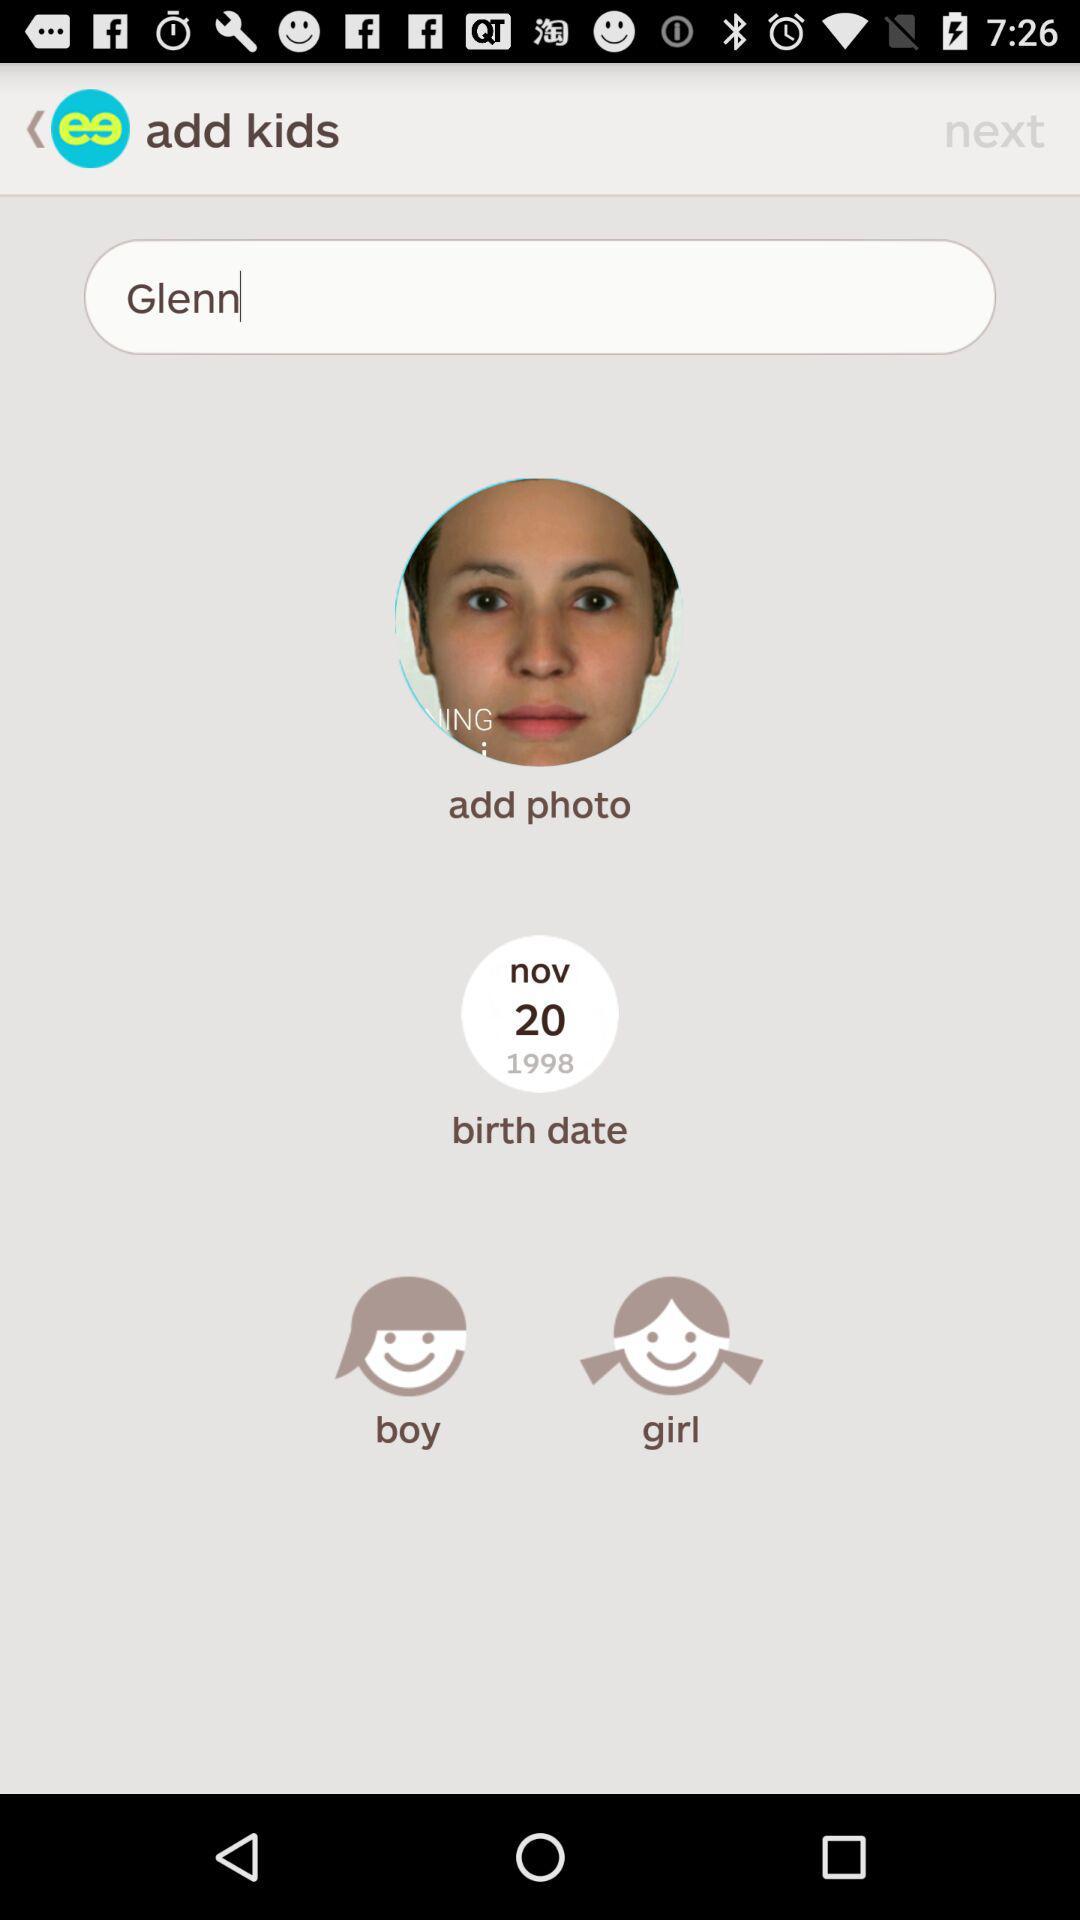 Image resolution: width=1080 pixels, height=1920 pixels. What do you see at coordinates (538, 621) in the screenshot?
I see `your own photo` at bounding box center [538, 621].